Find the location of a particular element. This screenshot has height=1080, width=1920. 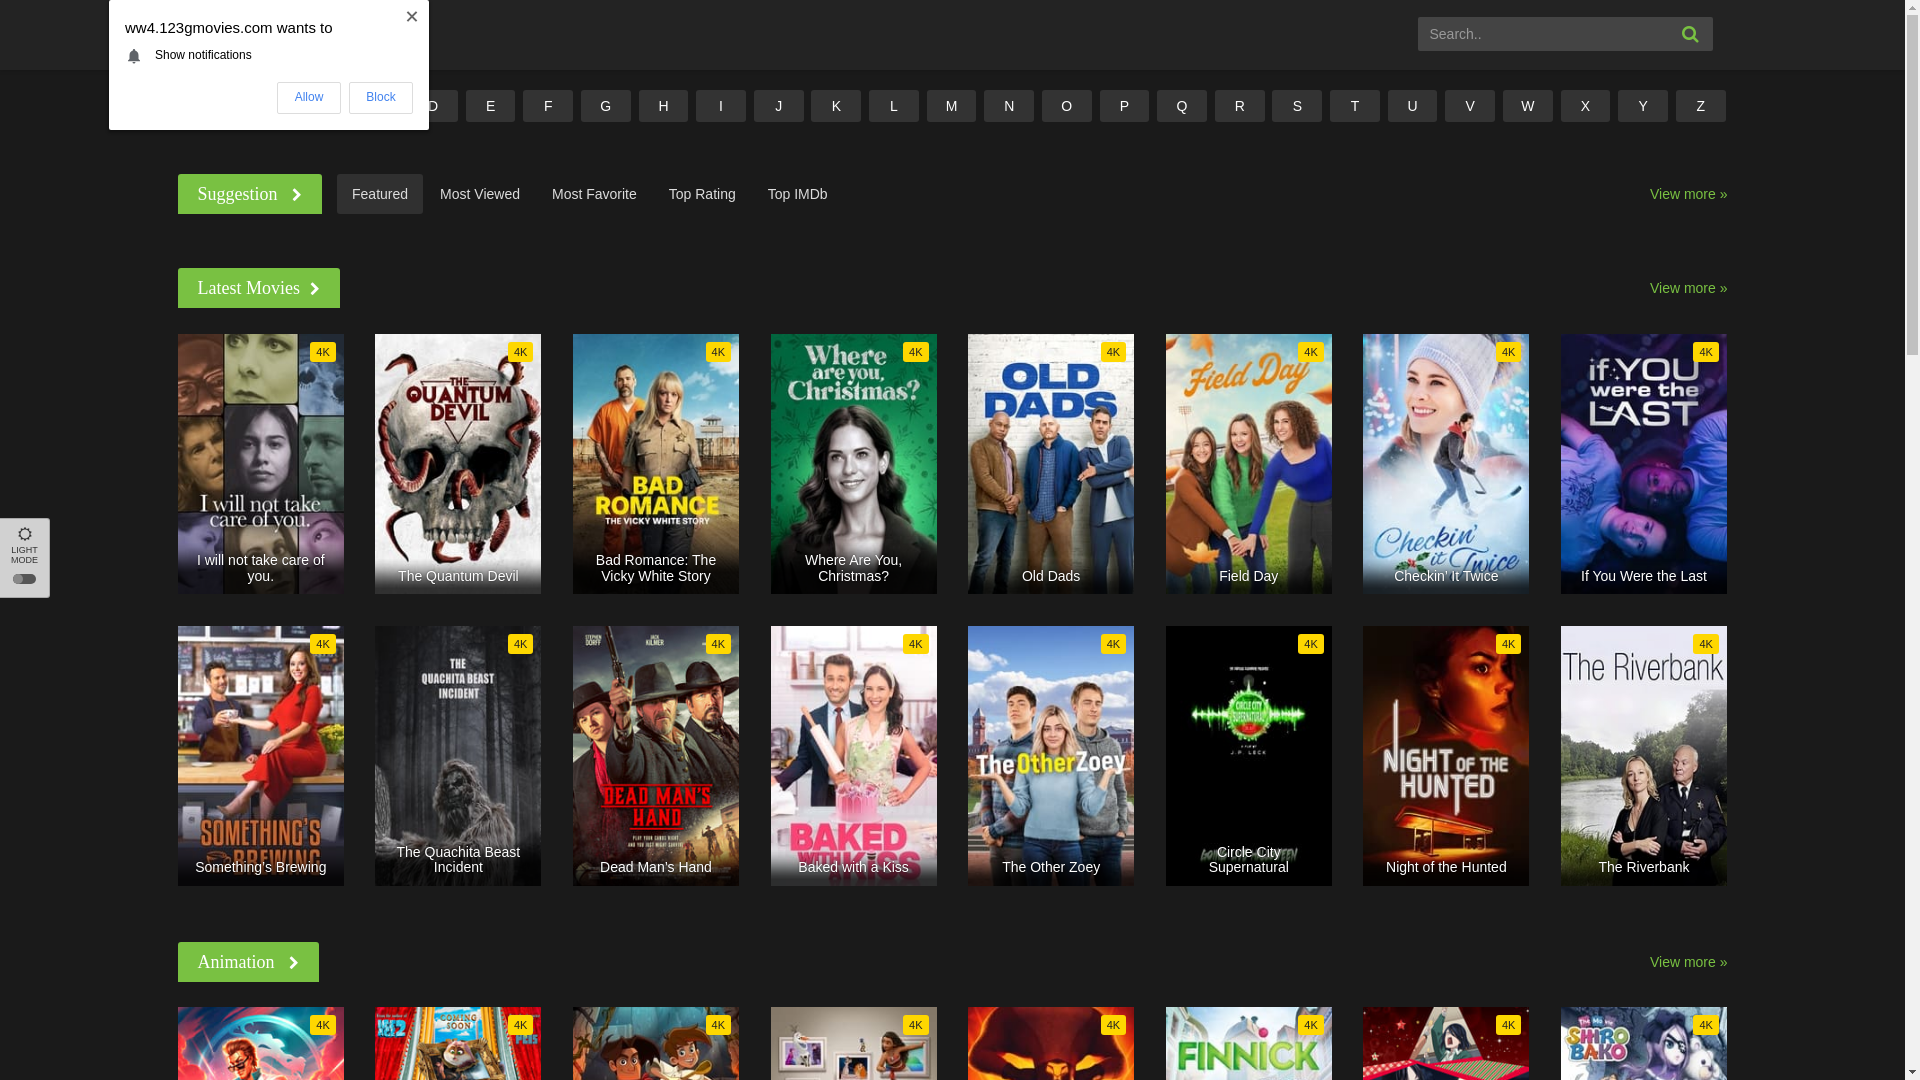

'4K is located at coordinates (259, 463).